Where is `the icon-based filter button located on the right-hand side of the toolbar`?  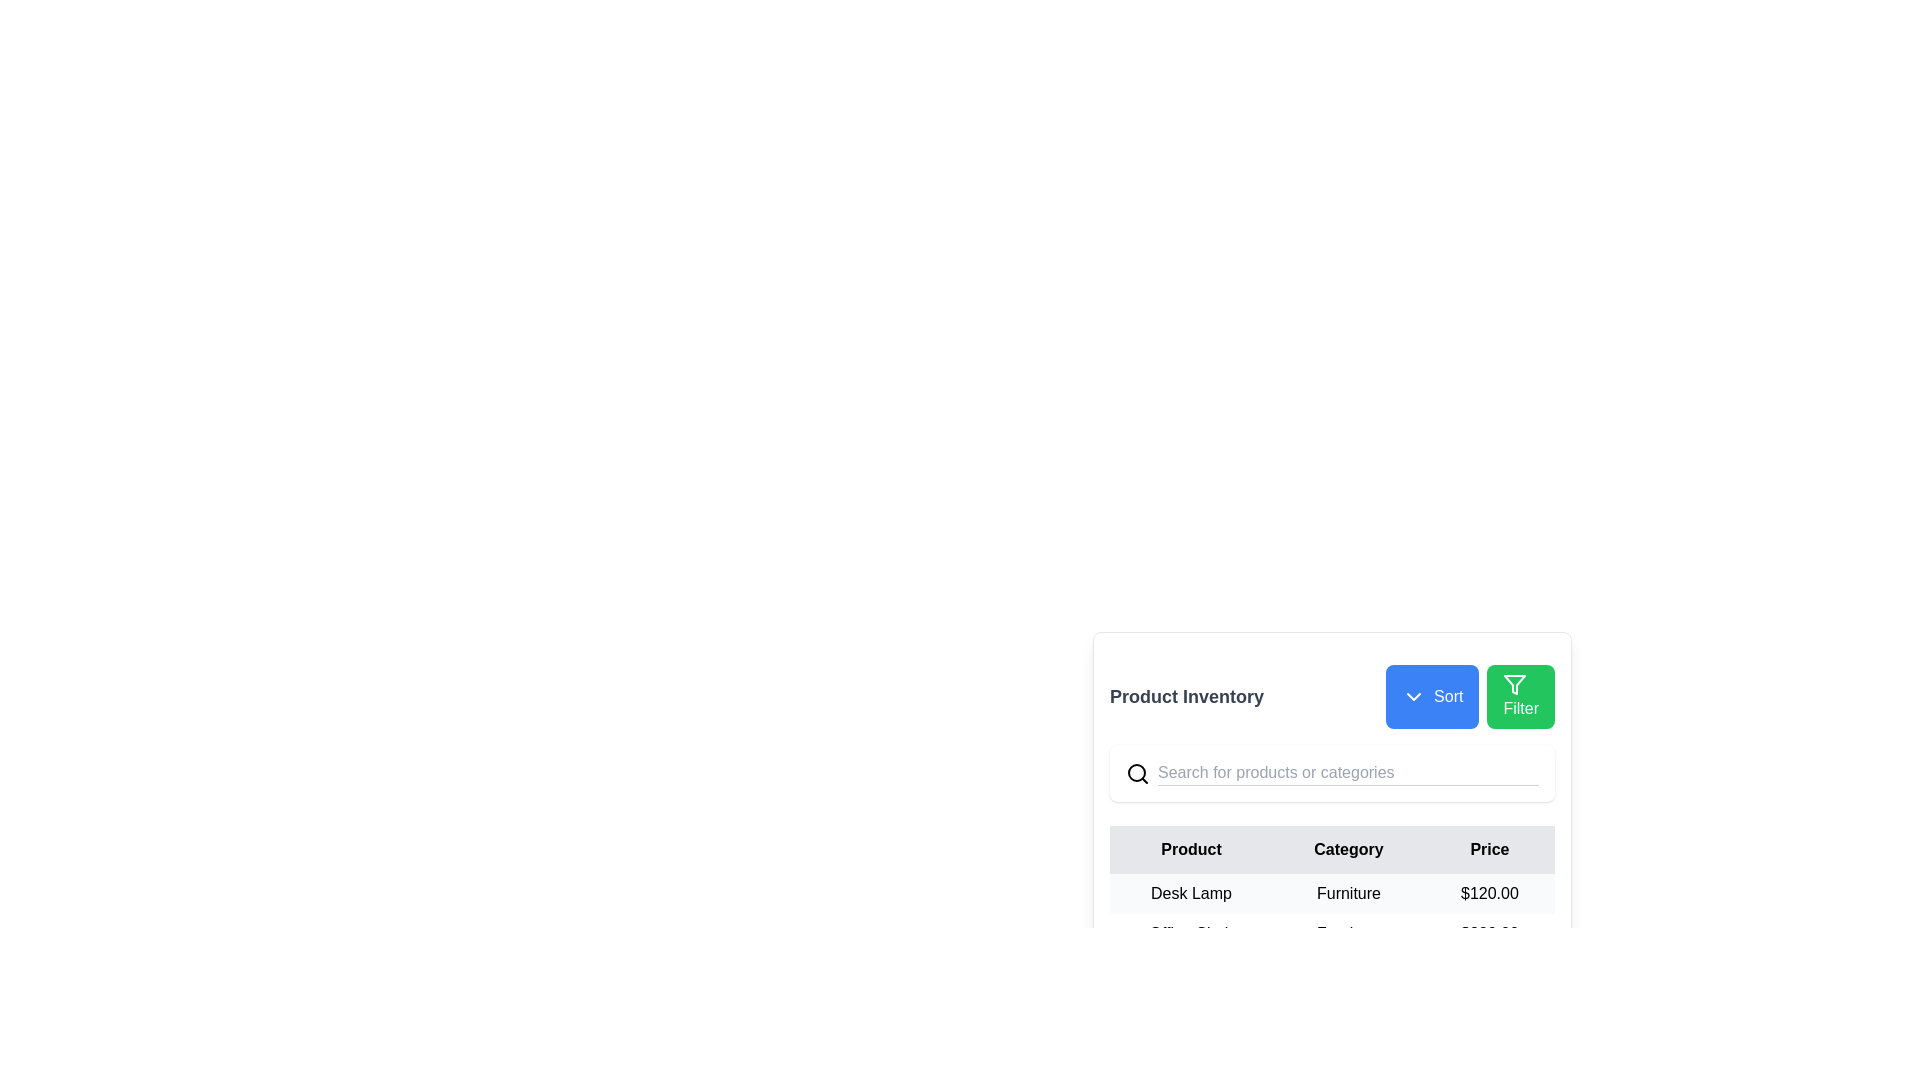 the icon-based filter button located on the right-hand side of the toolbar is located at coordinates (1515, 684).